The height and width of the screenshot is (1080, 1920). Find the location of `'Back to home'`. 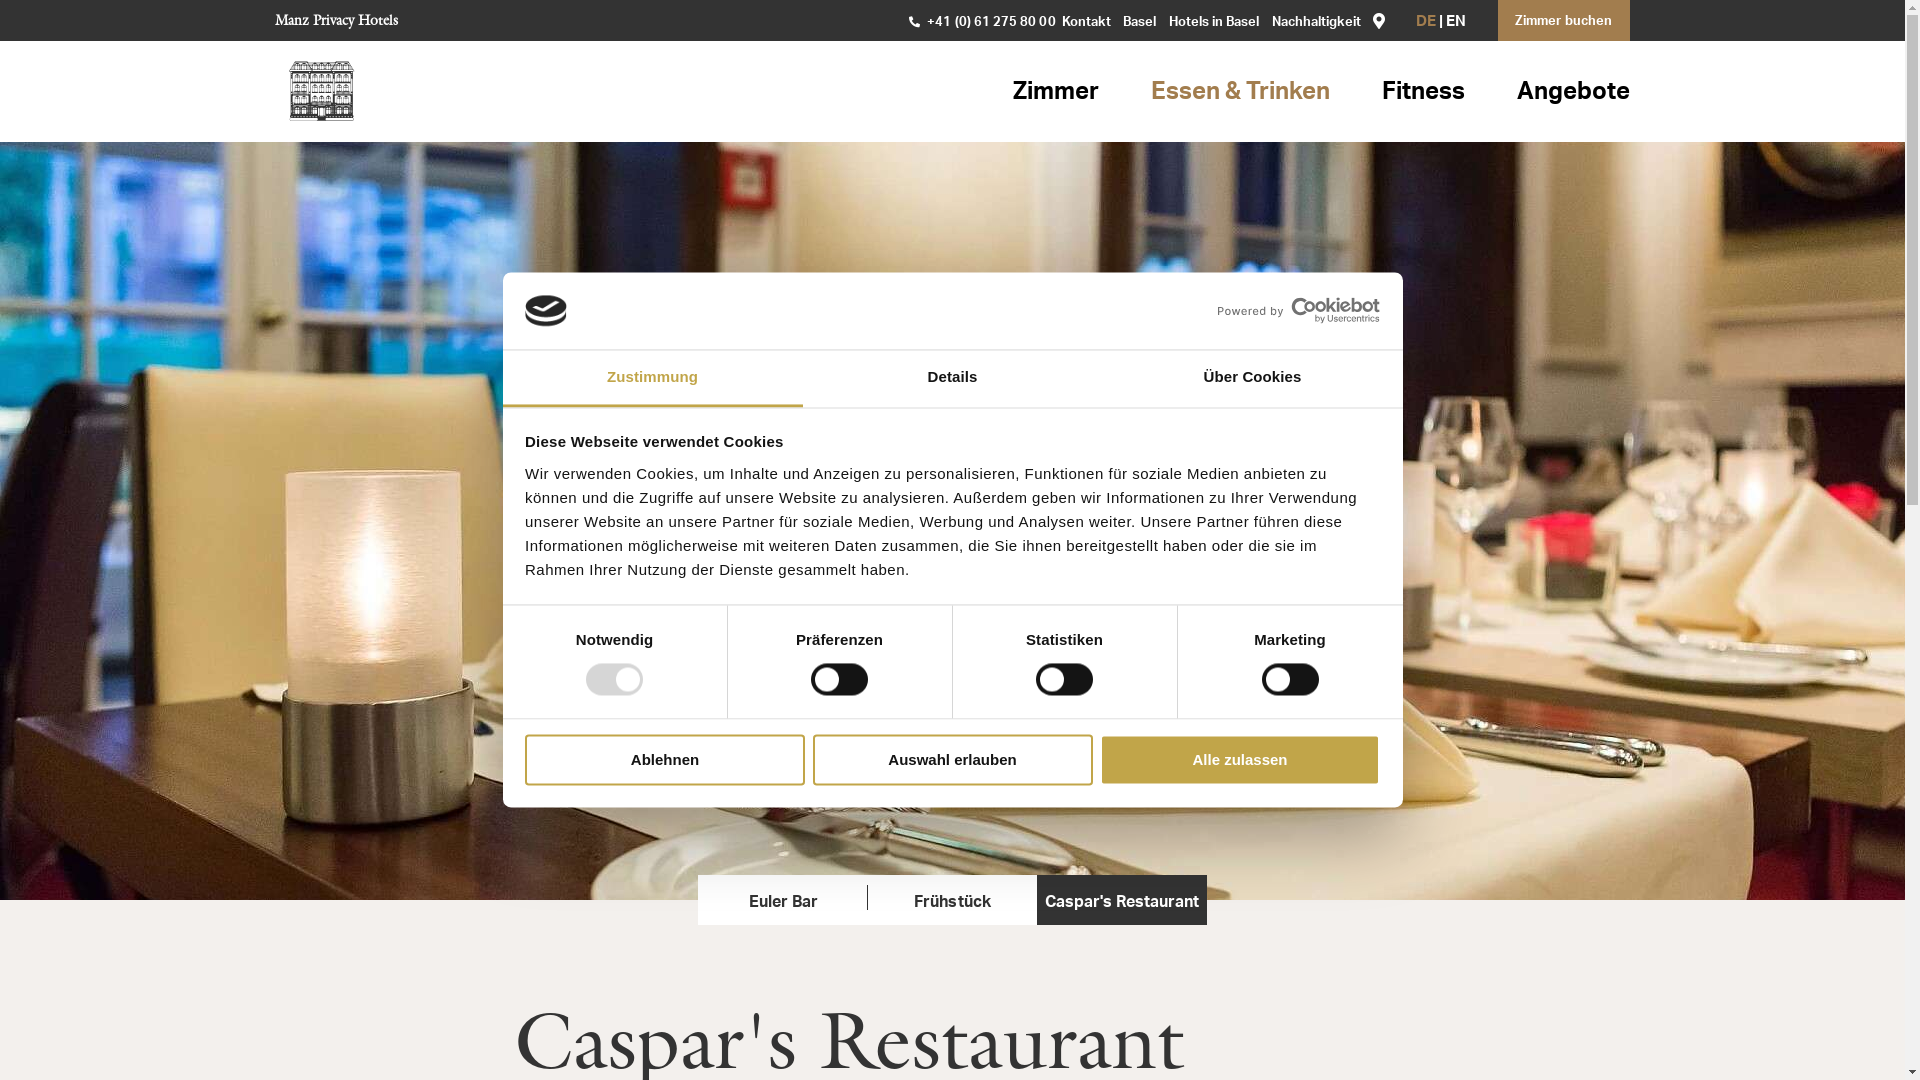

'Back to home' is located at coordinates (321, 91).